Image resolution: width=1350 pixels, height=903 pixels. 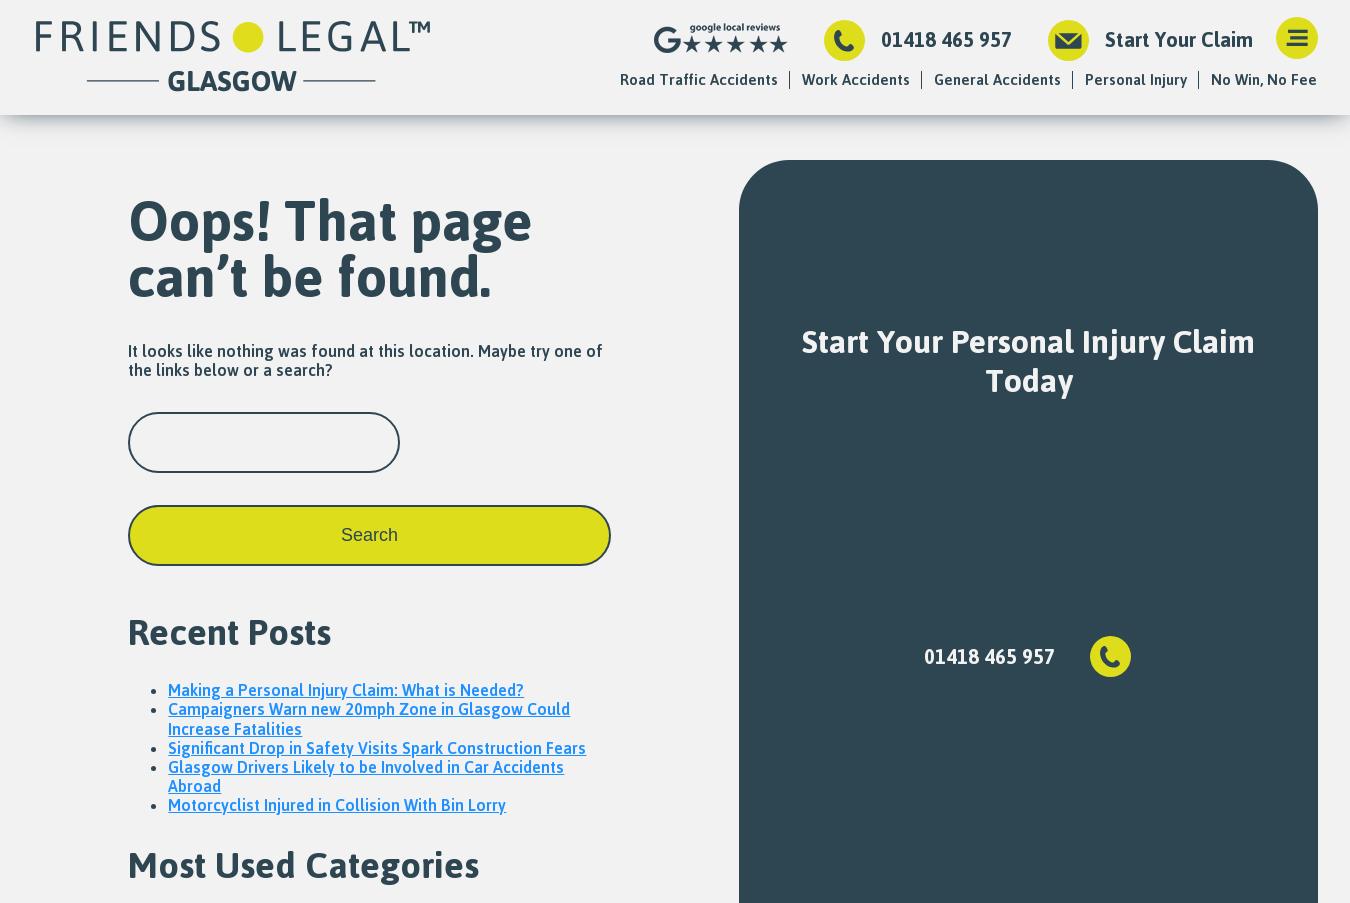 What do you see at coordinates (1128, 170) in the screenshot?
I see `'Head Injuries'` at bounding box center [1128, 170].